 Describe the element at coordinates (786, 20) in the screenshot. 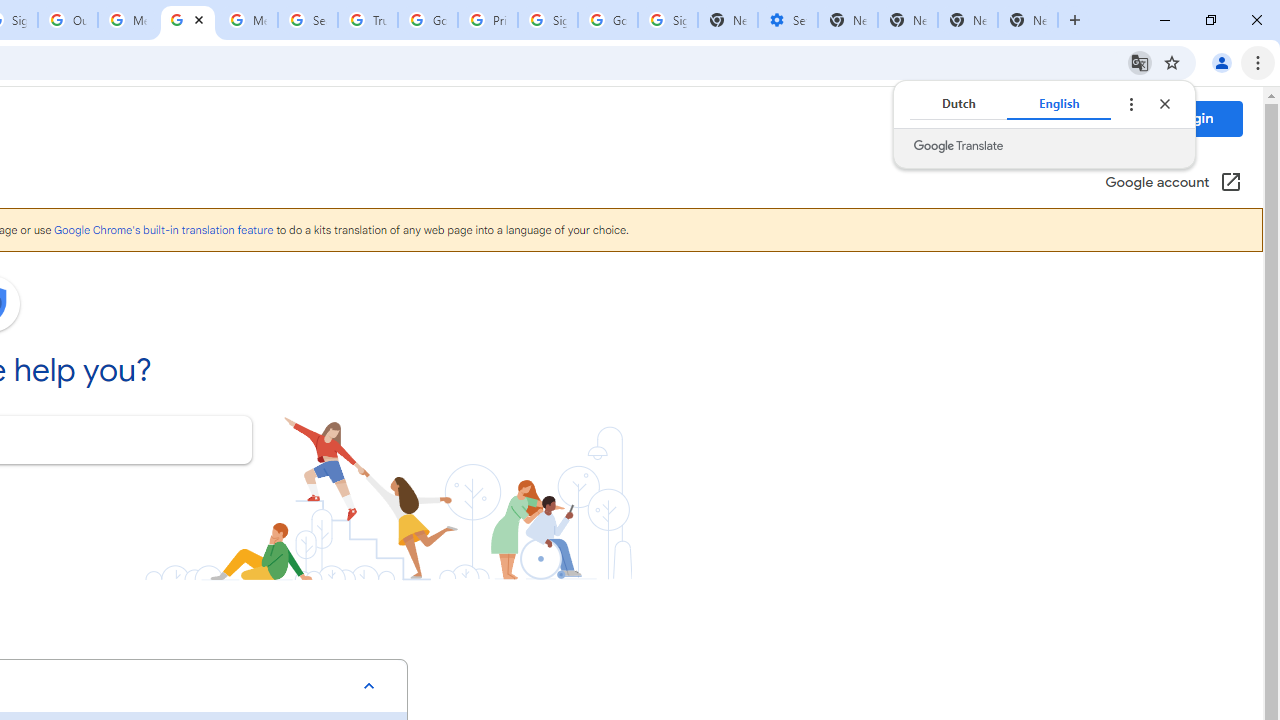

I see `'Settings - Performance'` at that location.